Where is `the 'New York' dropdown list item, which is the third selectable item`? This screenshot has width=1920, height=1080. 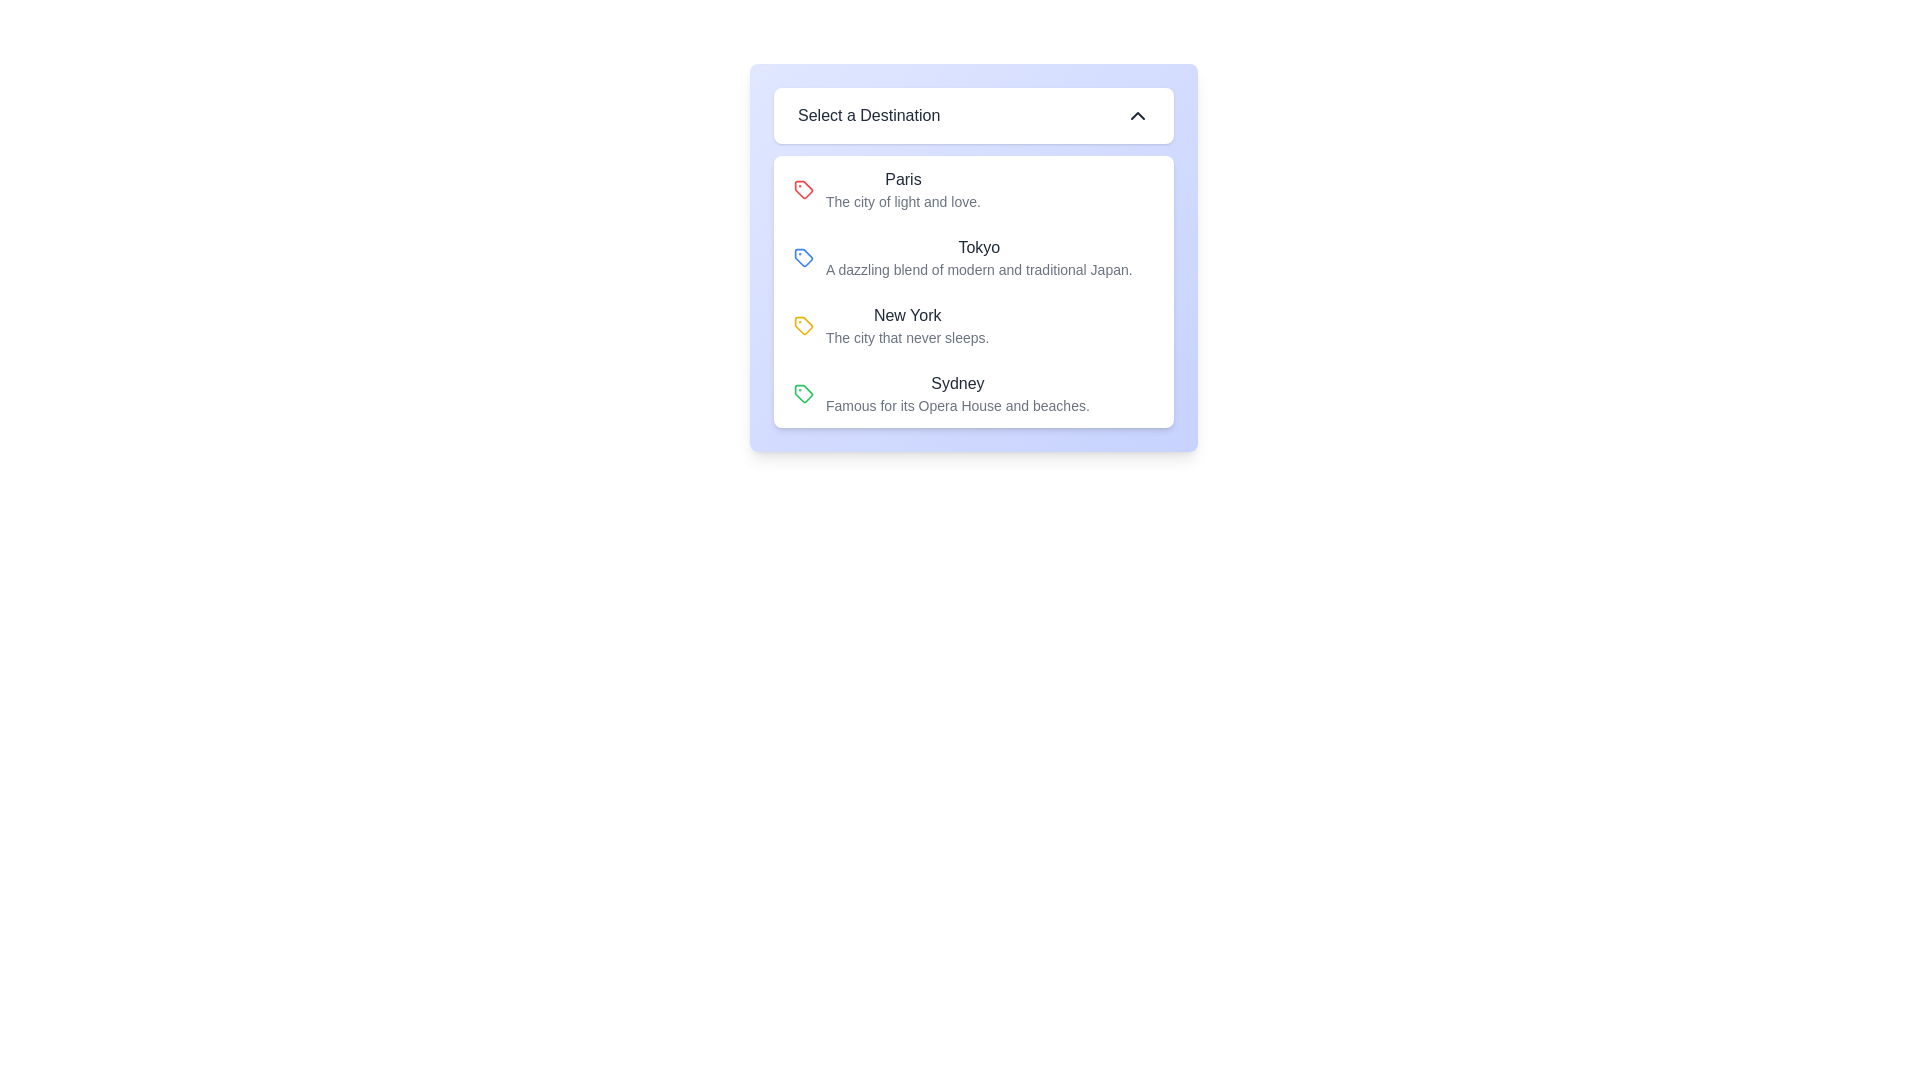 the 'New York' dropdown list item, which is the third selectable item is located at coordinates (974, 325).